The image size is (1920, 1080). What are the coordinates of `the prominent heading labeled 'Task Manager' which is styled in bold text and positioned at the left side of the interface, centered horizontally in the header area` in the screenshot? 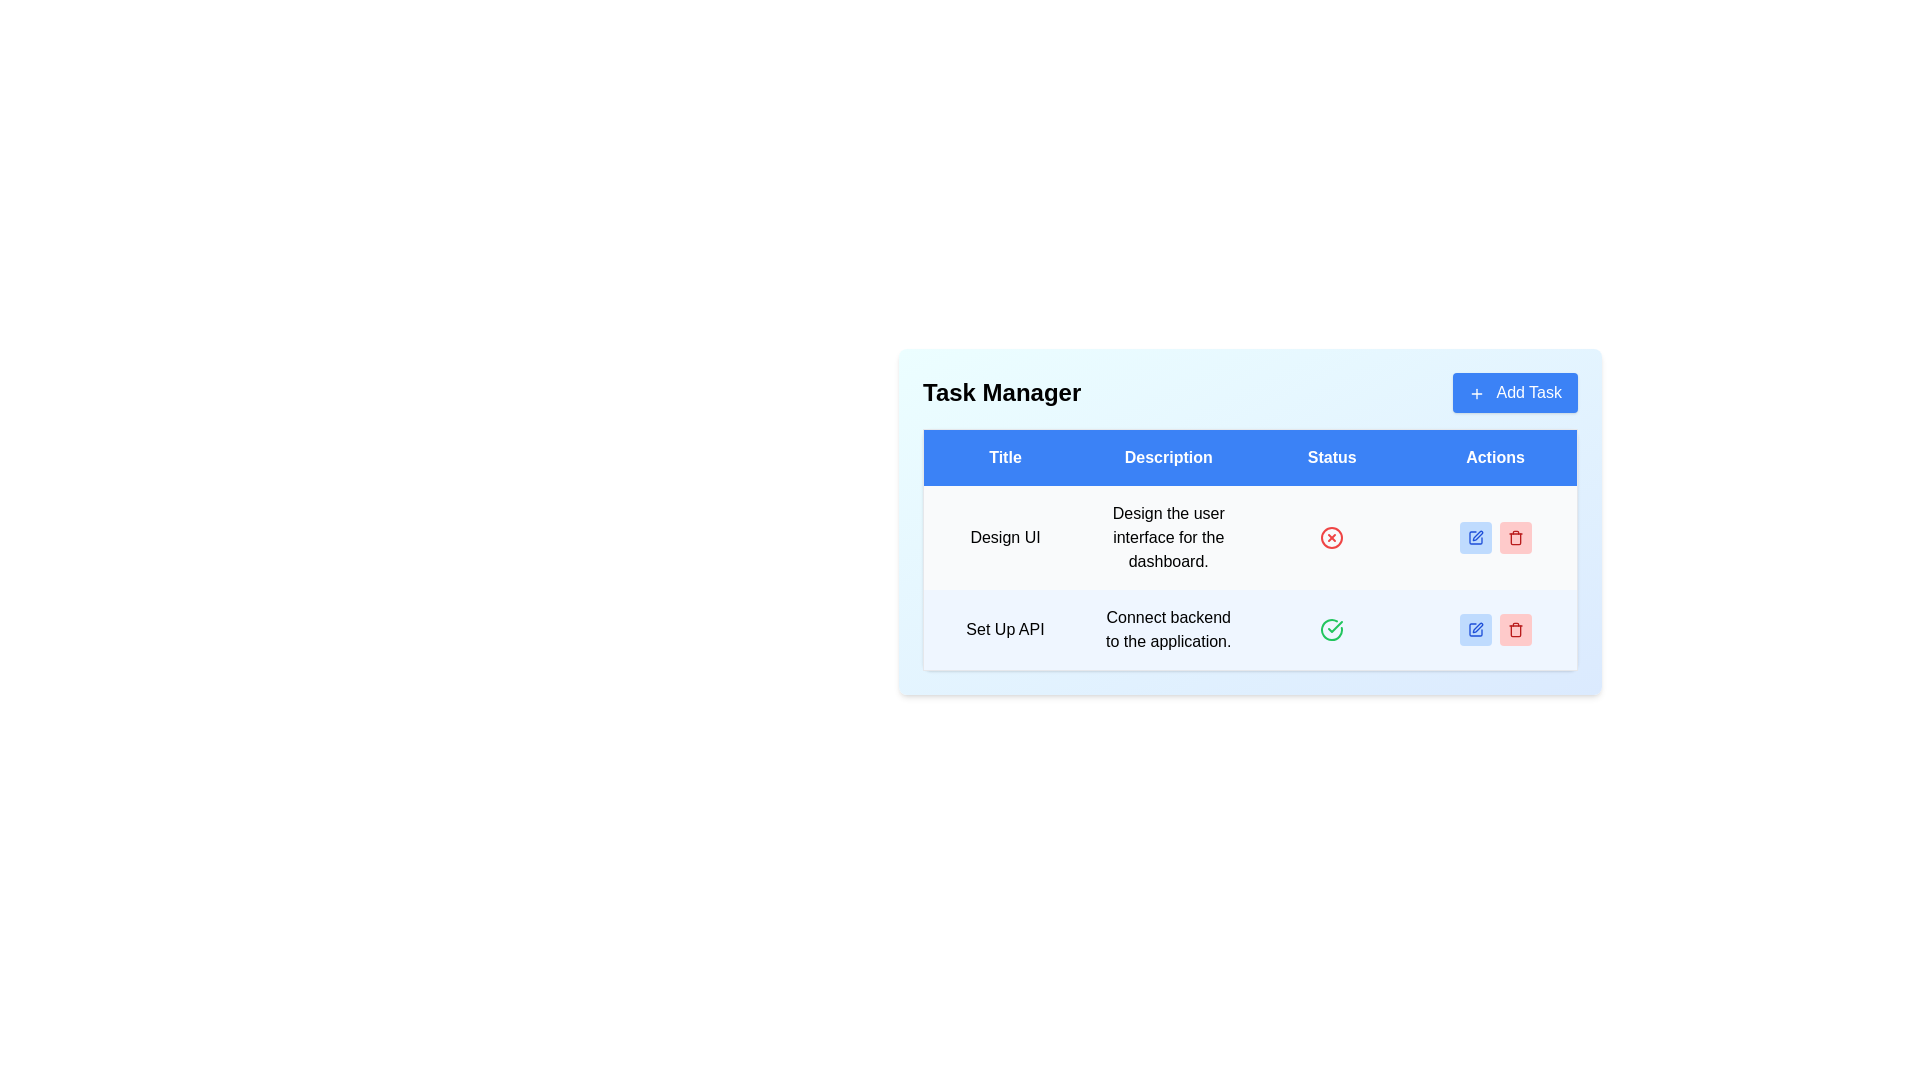 It's located at (1002, 393).